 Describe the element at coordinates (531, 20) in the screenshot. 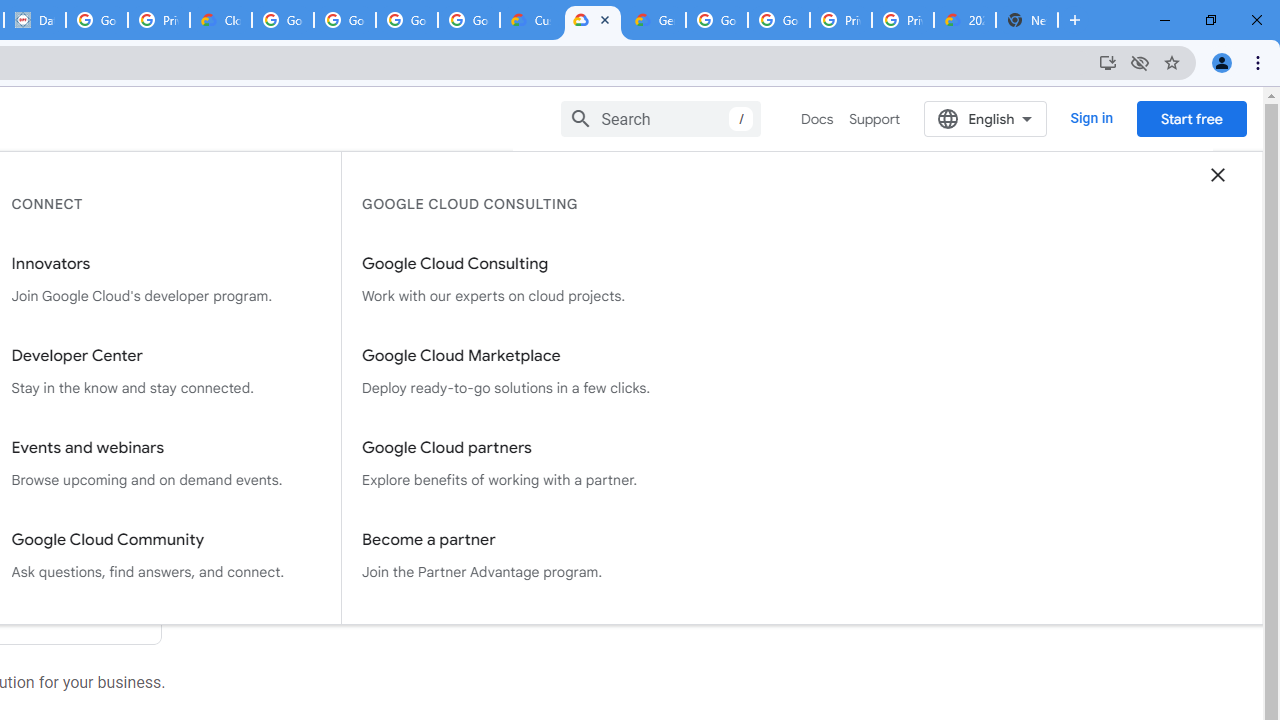

I see `'Customer Care | Google Cloud'` at that location.